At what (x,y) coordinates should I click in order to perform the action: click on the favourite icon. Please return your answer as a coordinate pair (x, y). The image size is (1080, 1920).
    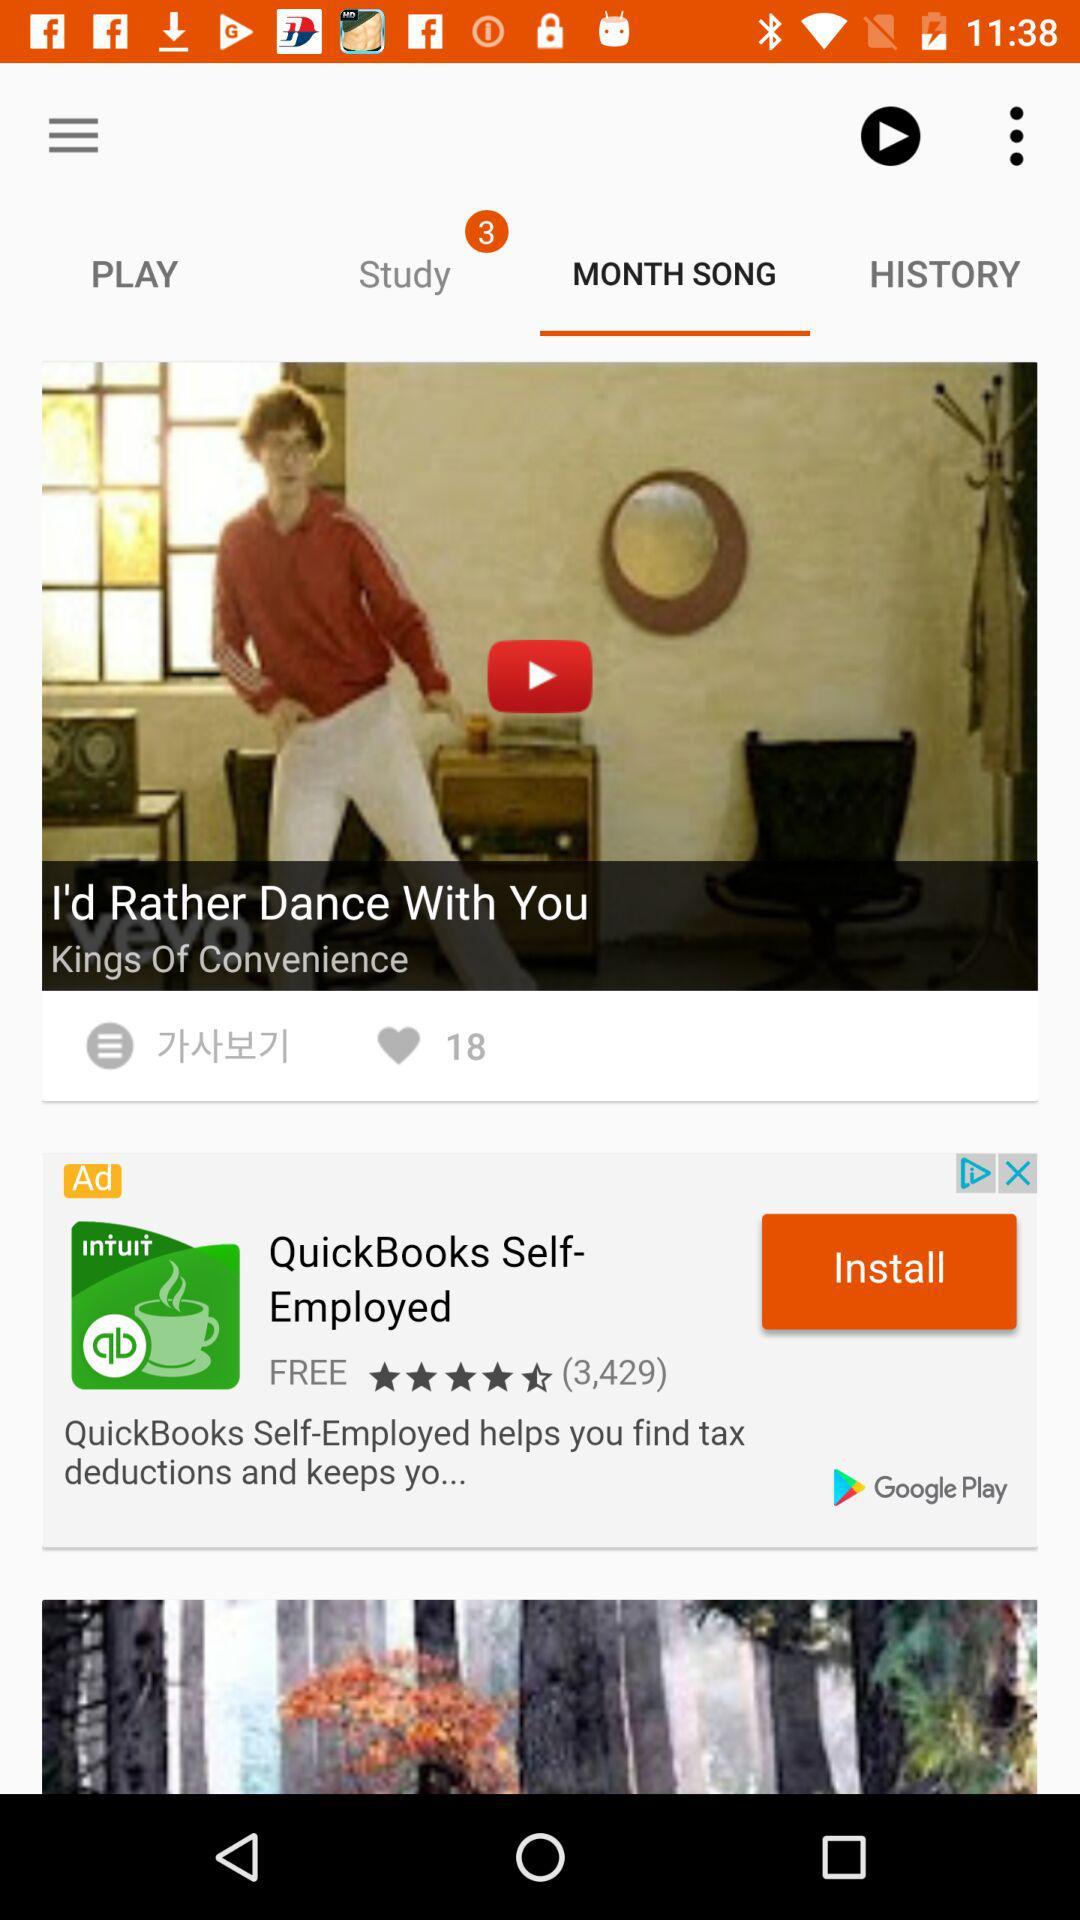
    Looking at the image, I should click on (427, 1045).